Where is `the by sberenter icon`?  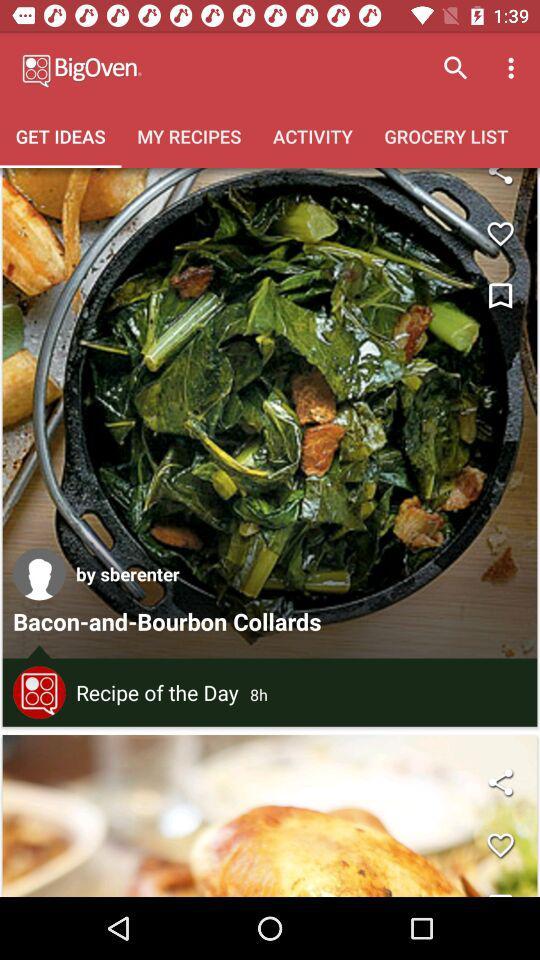
the by sberenter icon is located at coordinates (127, 574).